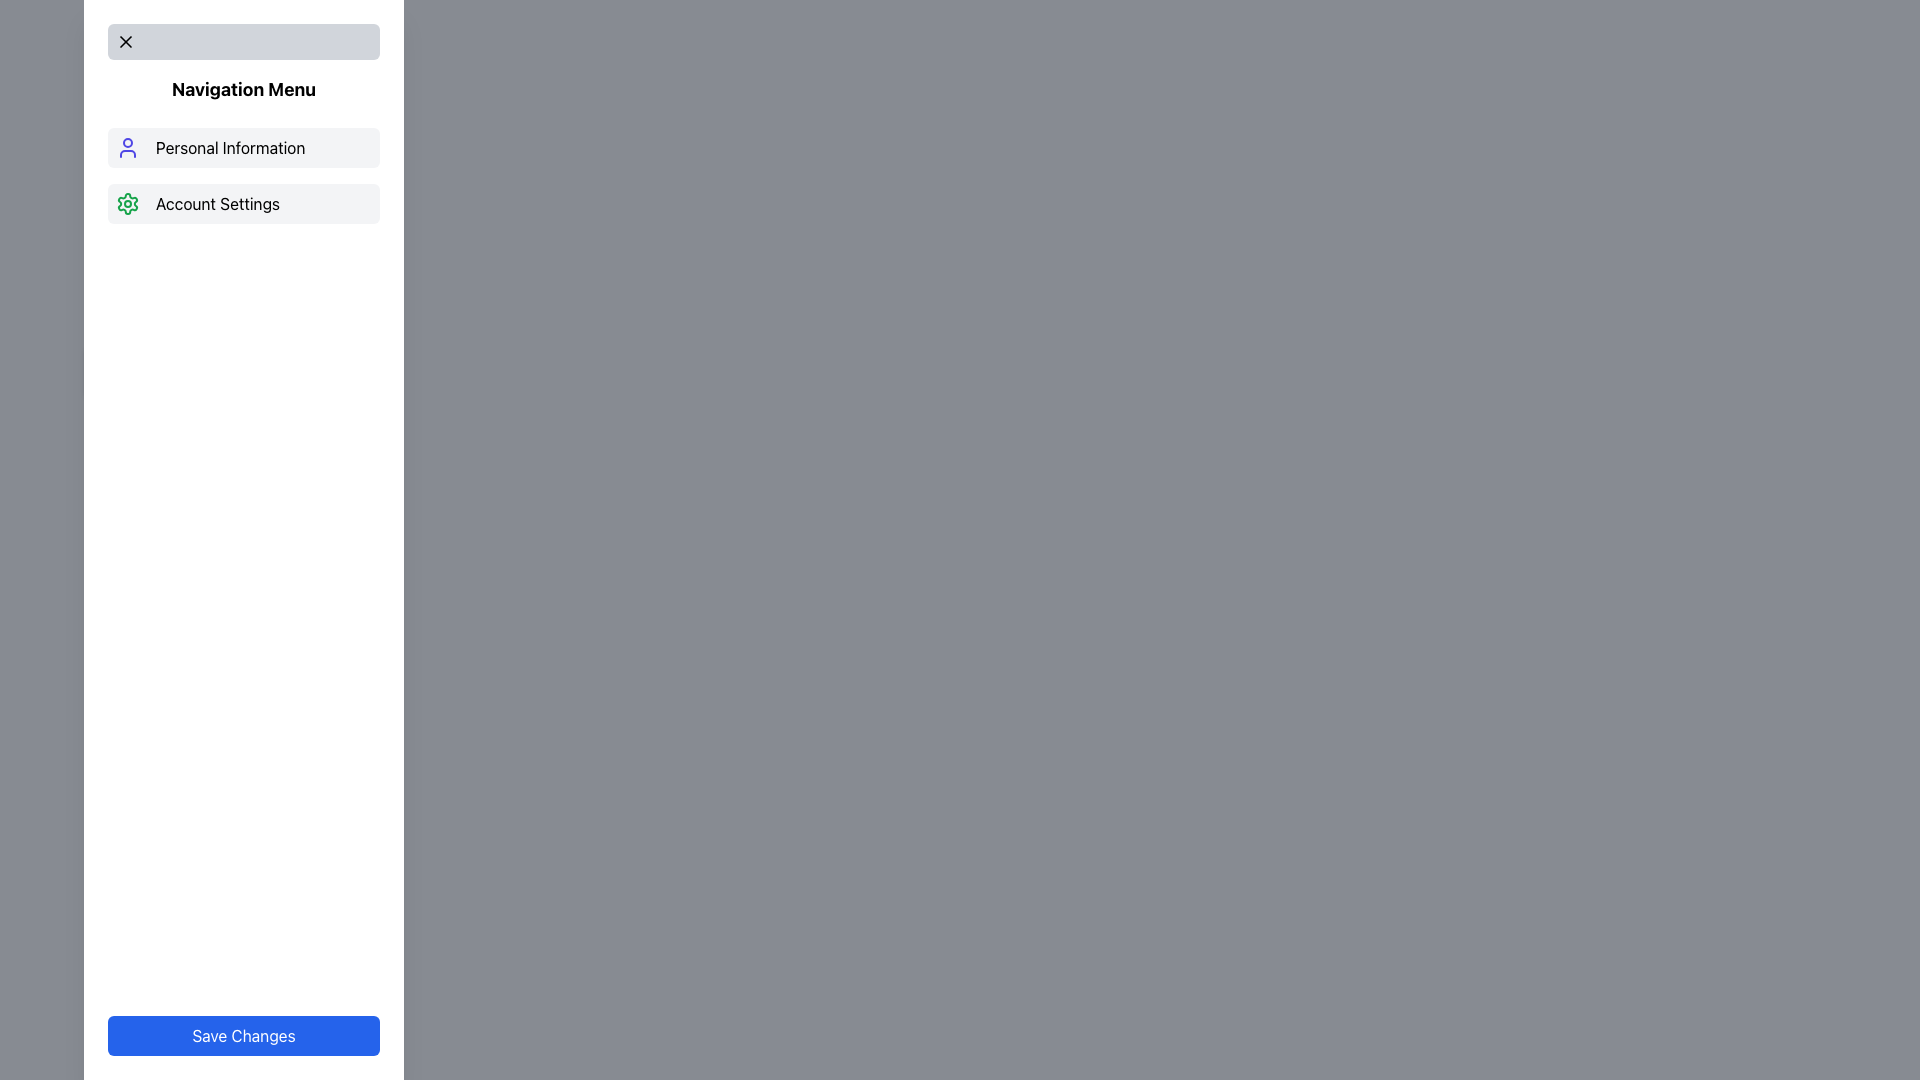  What do you see at coordinates (124, 42) in the screenshot?
I see `the close button icon located near the top-left corner of the navigation interface` at bounding box center [124, 42].